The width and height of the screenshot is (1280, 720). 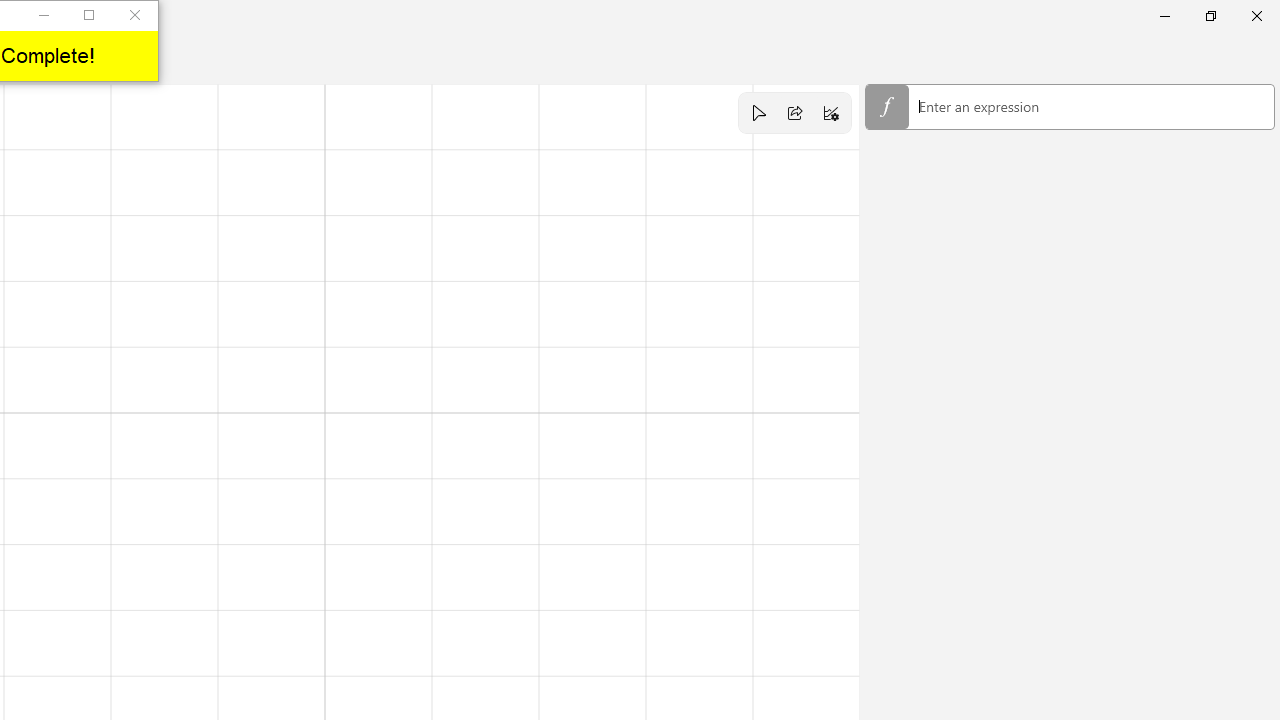 What do you see at coordinates (1255, 15) in the screenshot?
I see `'Close Calculator'` at bounding box center [1255, 15].